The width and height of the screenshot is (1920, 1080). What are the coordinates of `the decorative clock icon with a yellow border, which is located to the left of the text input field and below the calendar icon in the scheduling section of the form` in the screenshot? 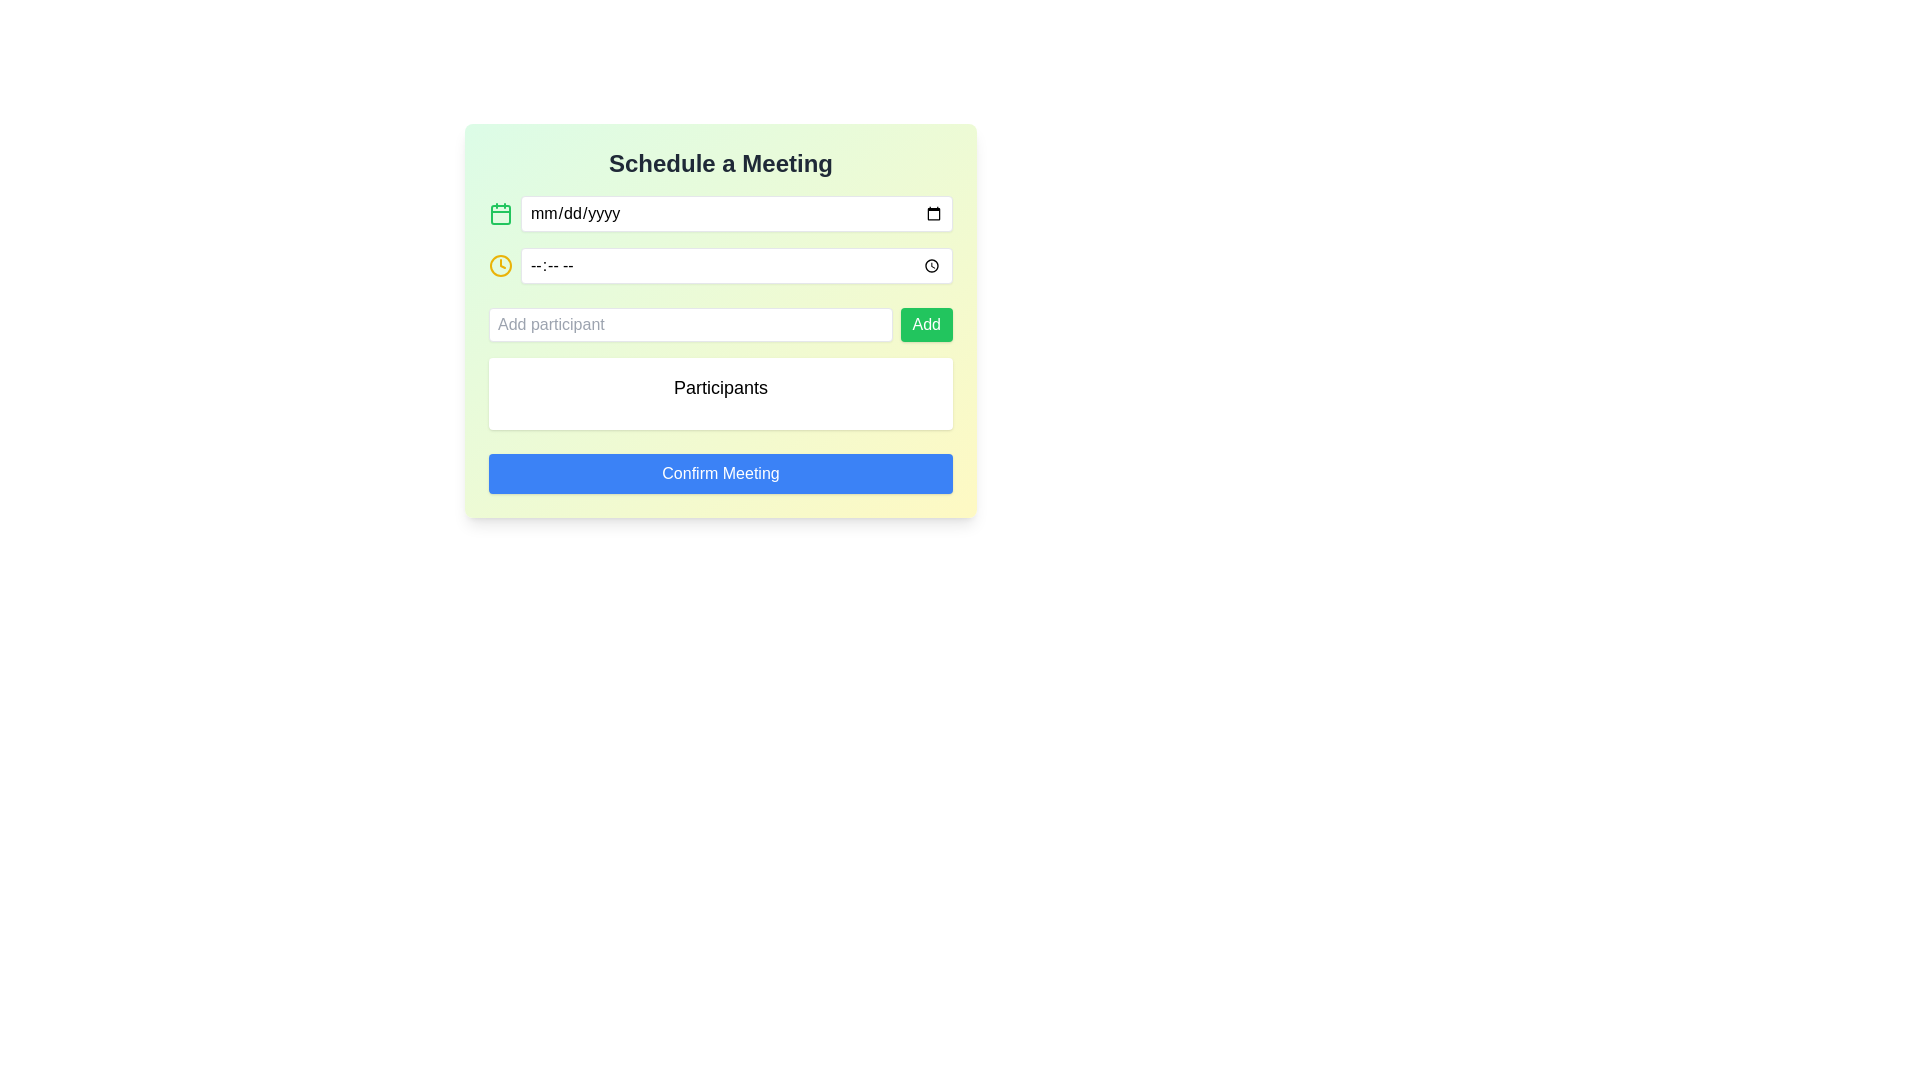 It's located at (500, 265).